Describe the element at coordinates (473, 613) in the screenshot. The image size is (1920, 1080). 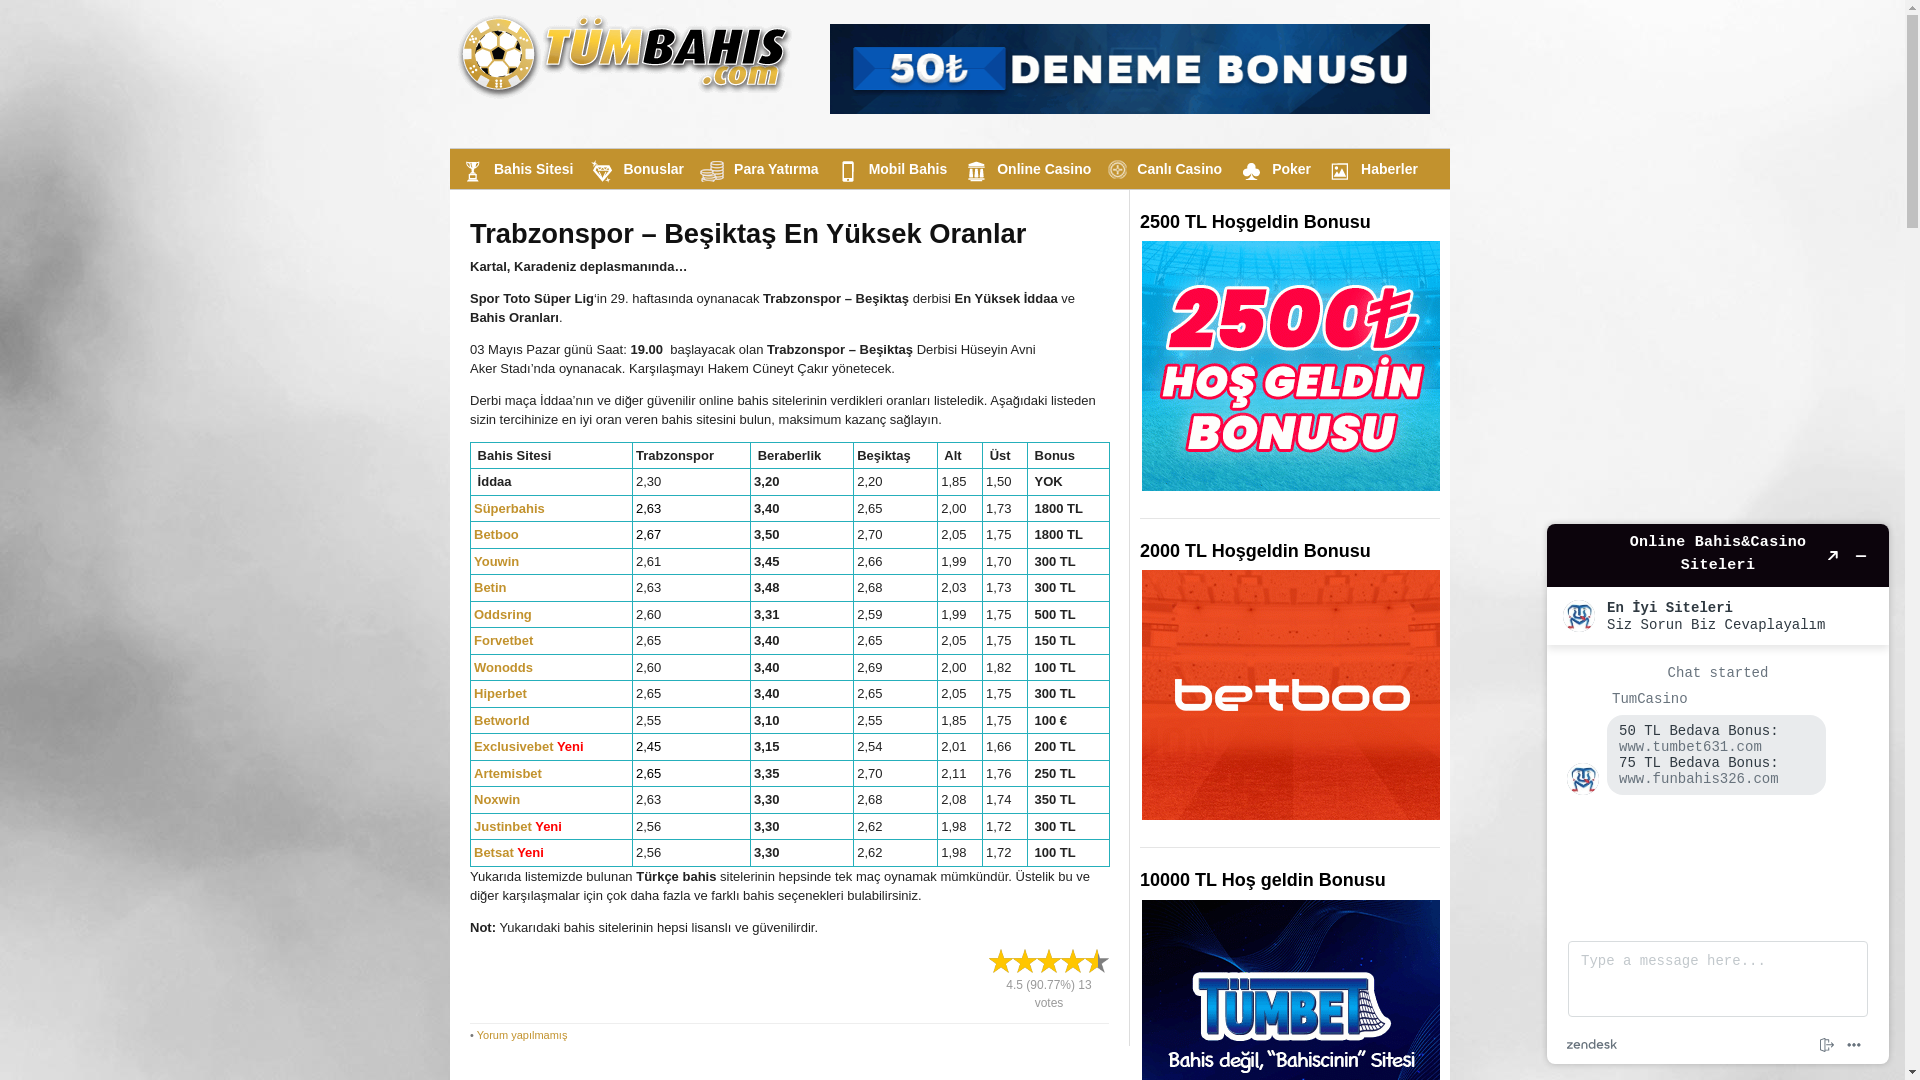
I see `'Oddsring'` at that location.